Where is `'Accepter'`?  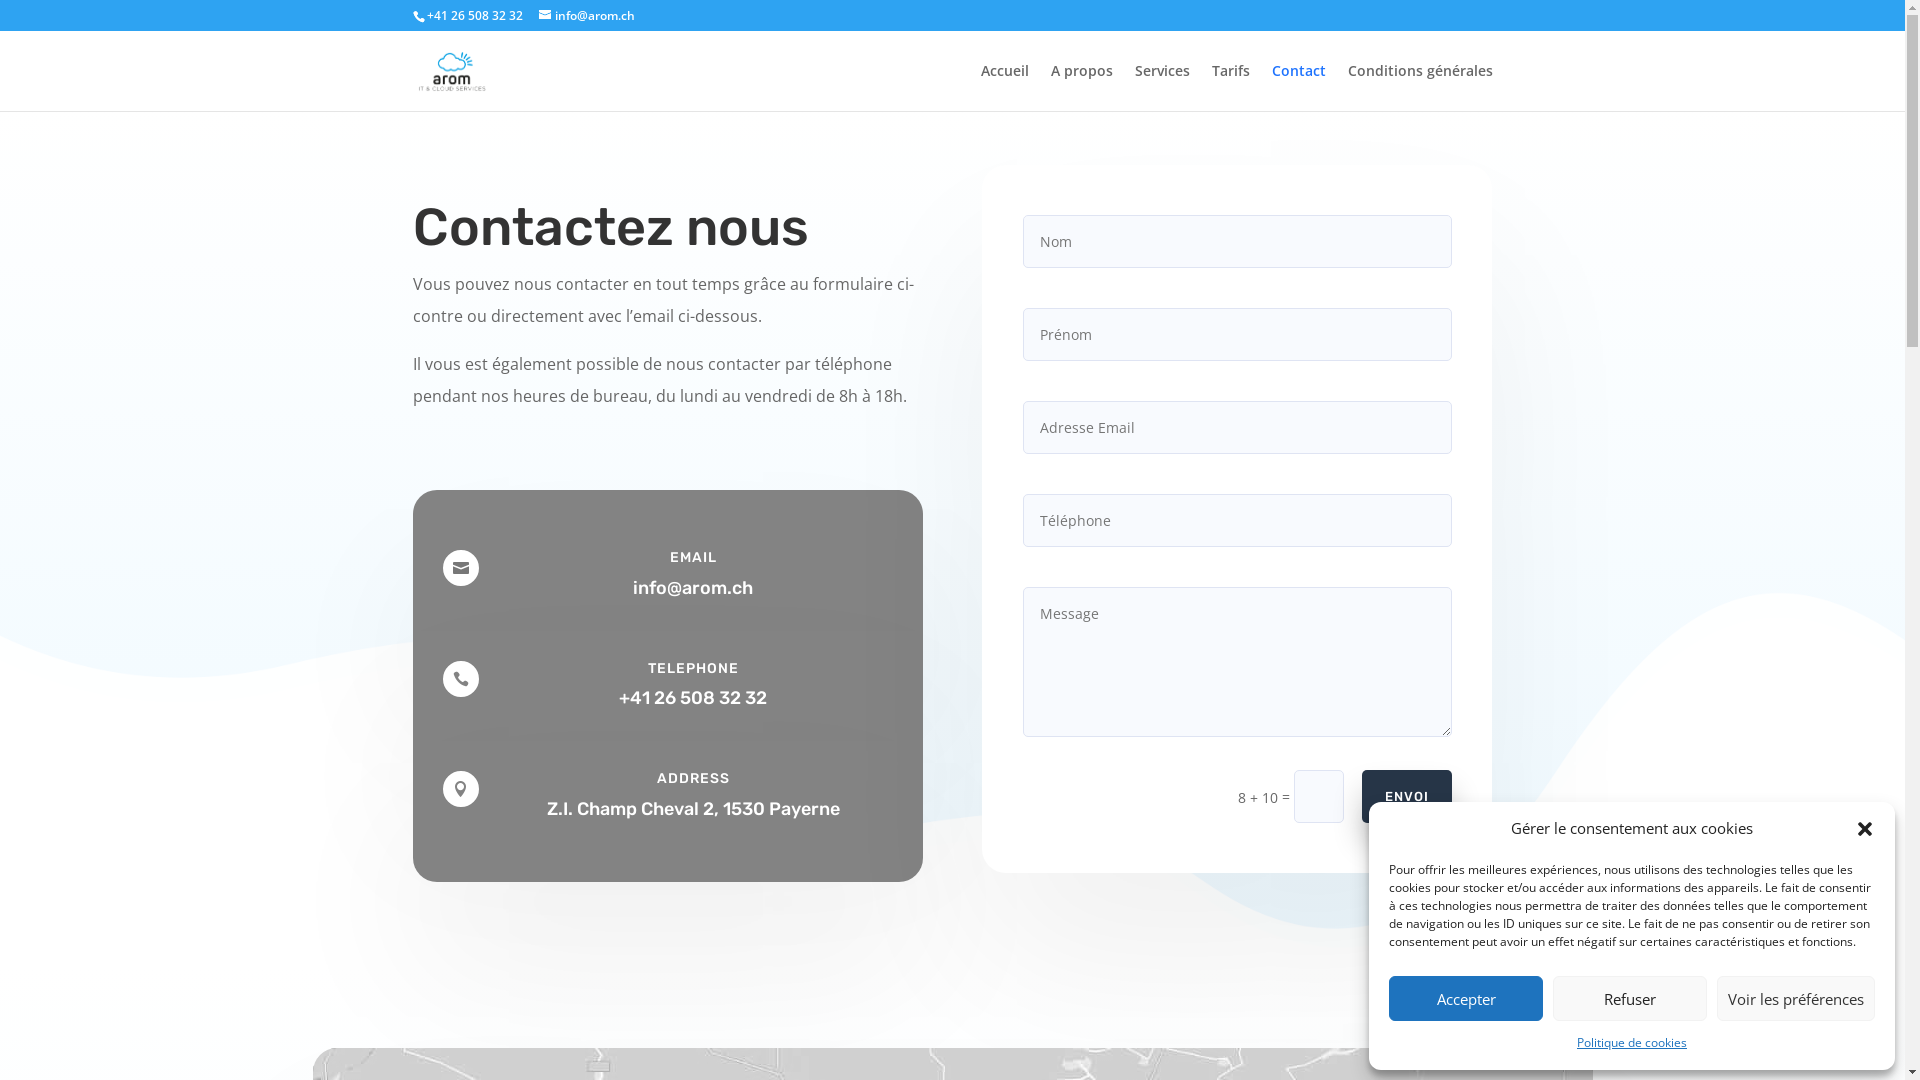
'Accepter' is located at coordinates (1465, 998).